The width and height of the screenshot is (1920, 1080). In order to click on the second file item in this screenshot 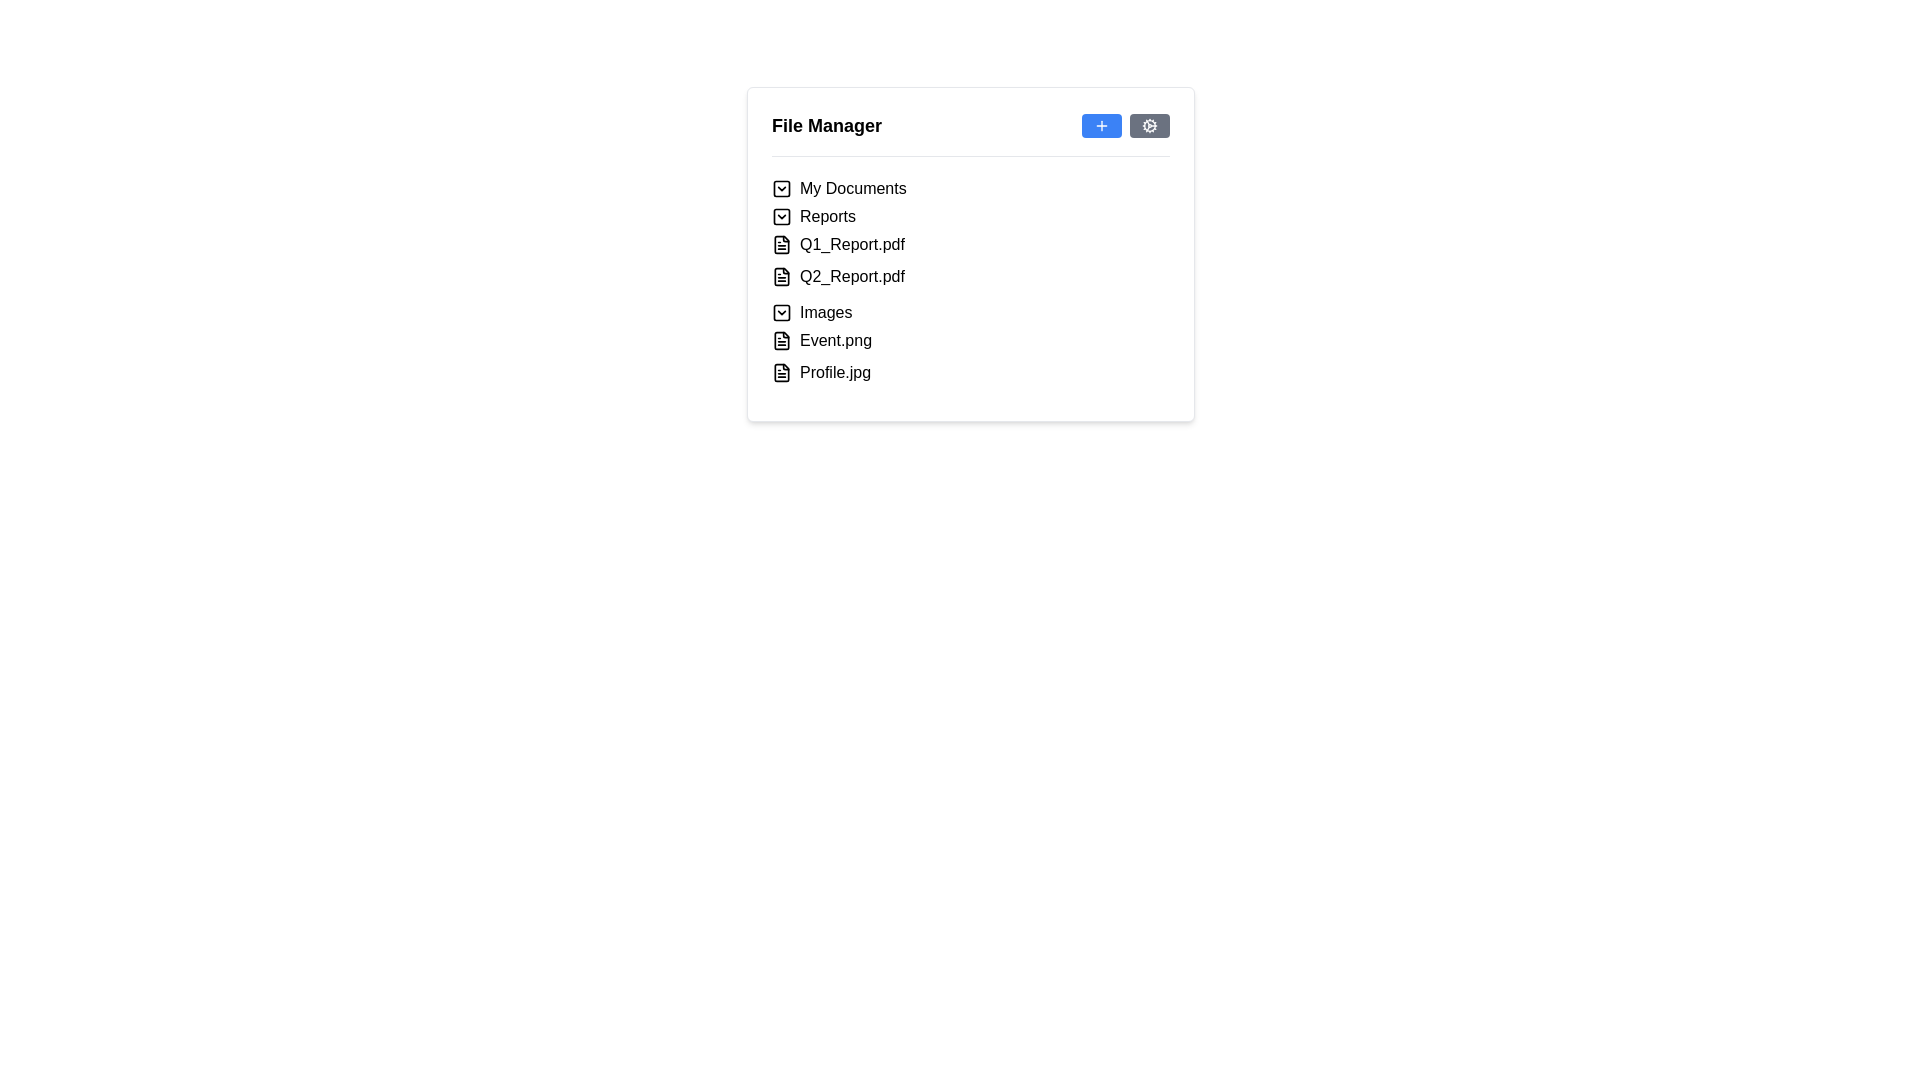, I will do `click(970, 277)`.